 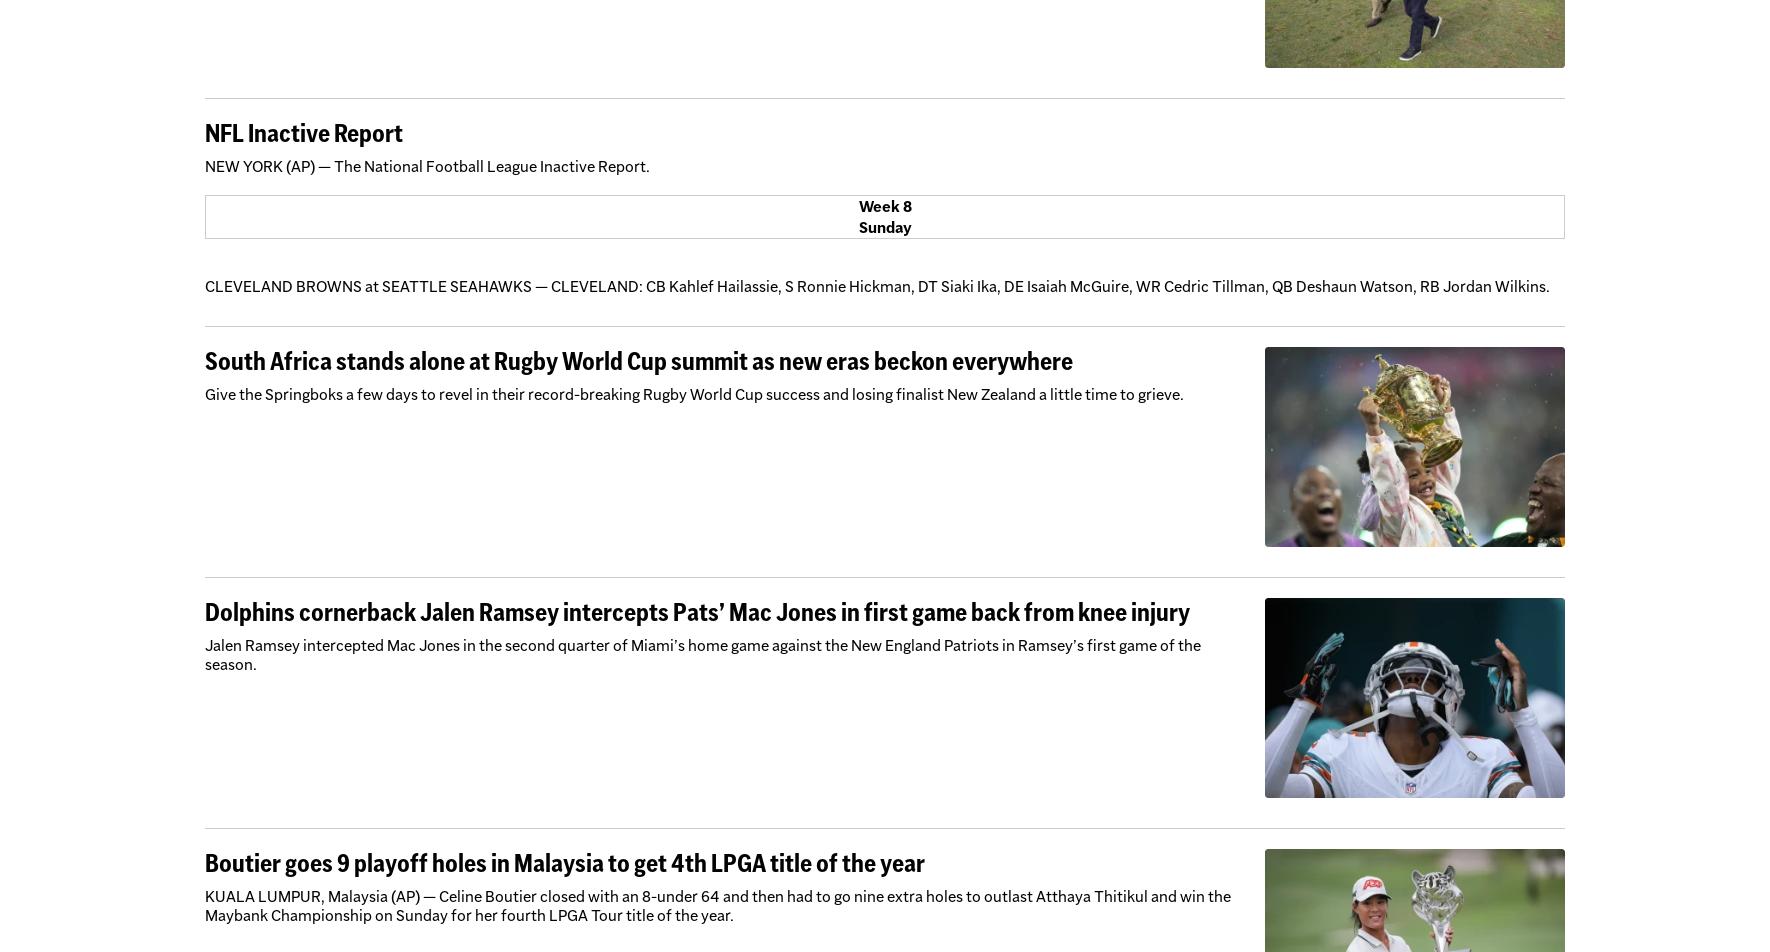 I want to click on 'CLEVELAND BROWNS at SEATTLE SEAHAWKS — CLEVELAND: CB Kahlef Hailassie, S Ronnie Hickman, DT Siaki Ika, DE Isaiah McGuire, WR Cedric Tillman, QB Deshaun Watson, RB Jordan Wilkins.', so click(x=877, y=286).